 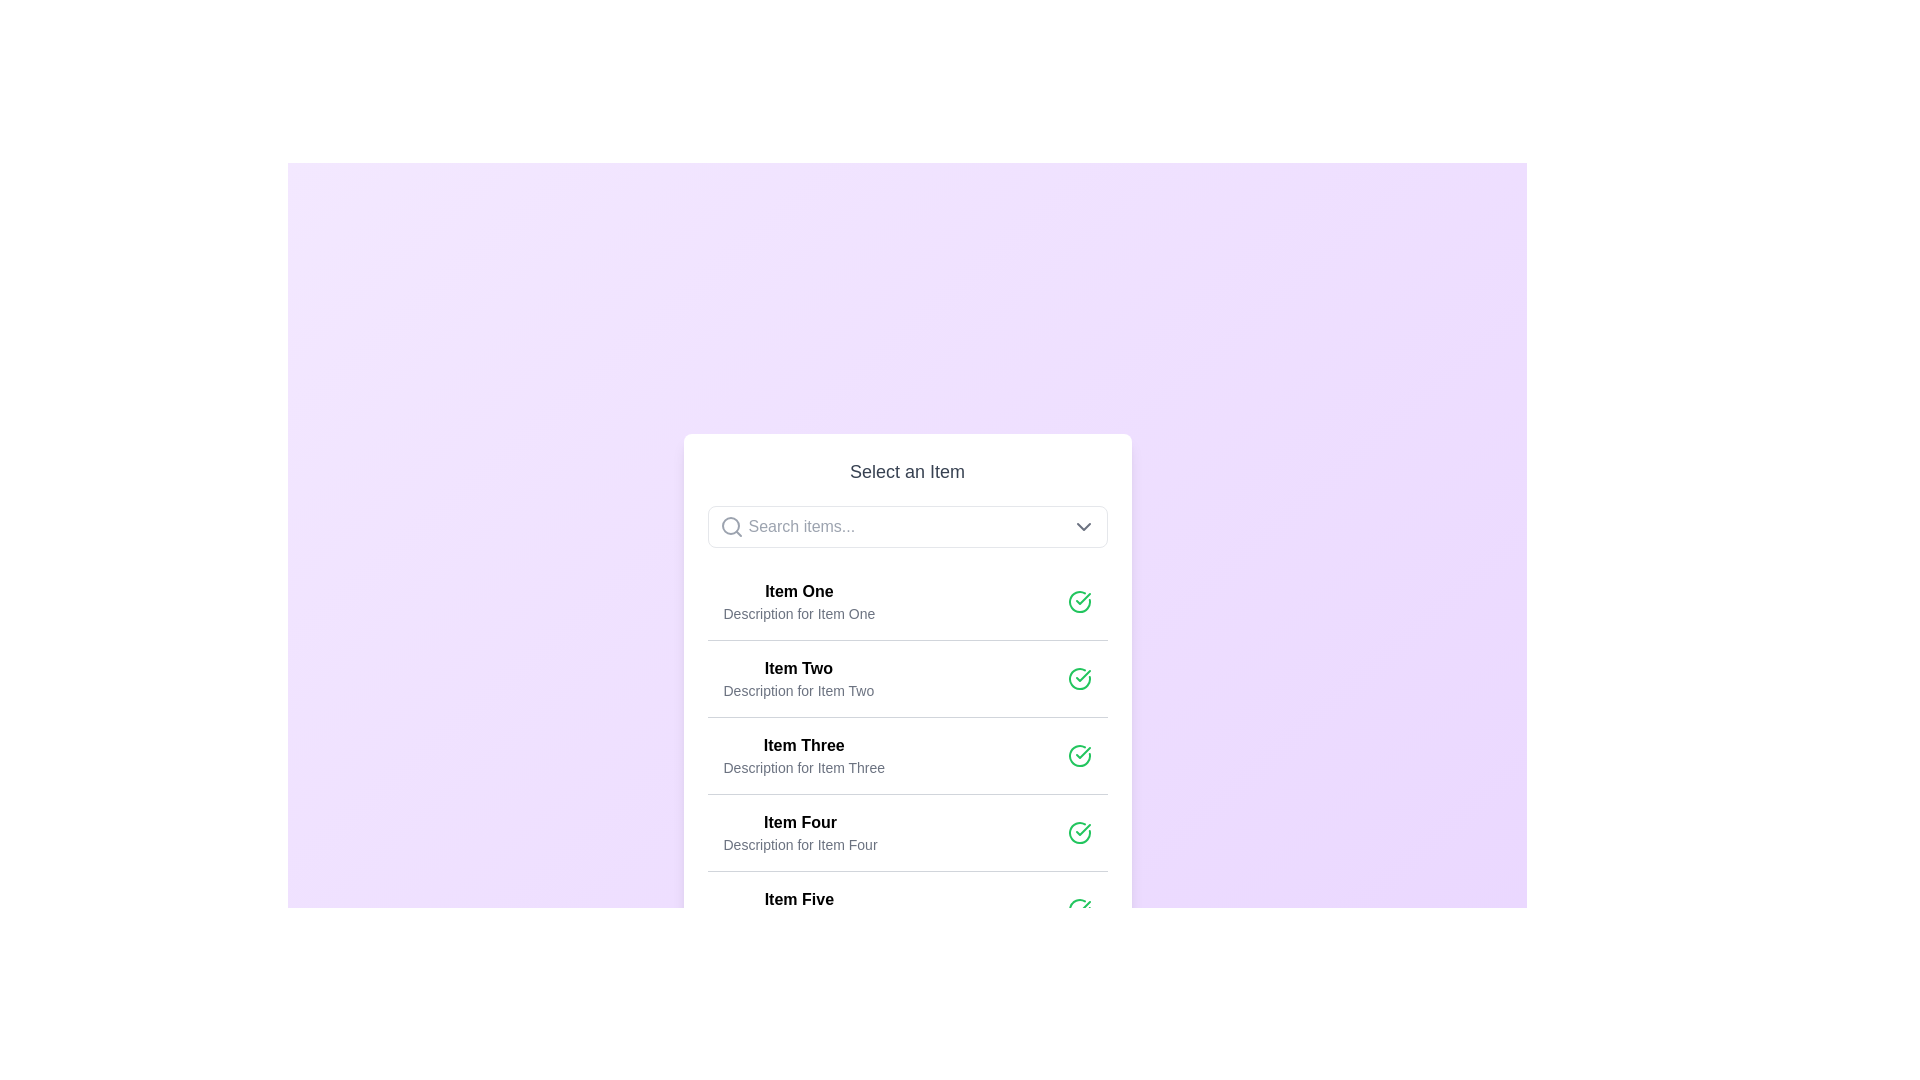 I want to click on the circular green checkmark icon (status indicator) located to the extreme right of the row labeled 'Item Five', near the center-right edge, so click(x=1078, y=910).